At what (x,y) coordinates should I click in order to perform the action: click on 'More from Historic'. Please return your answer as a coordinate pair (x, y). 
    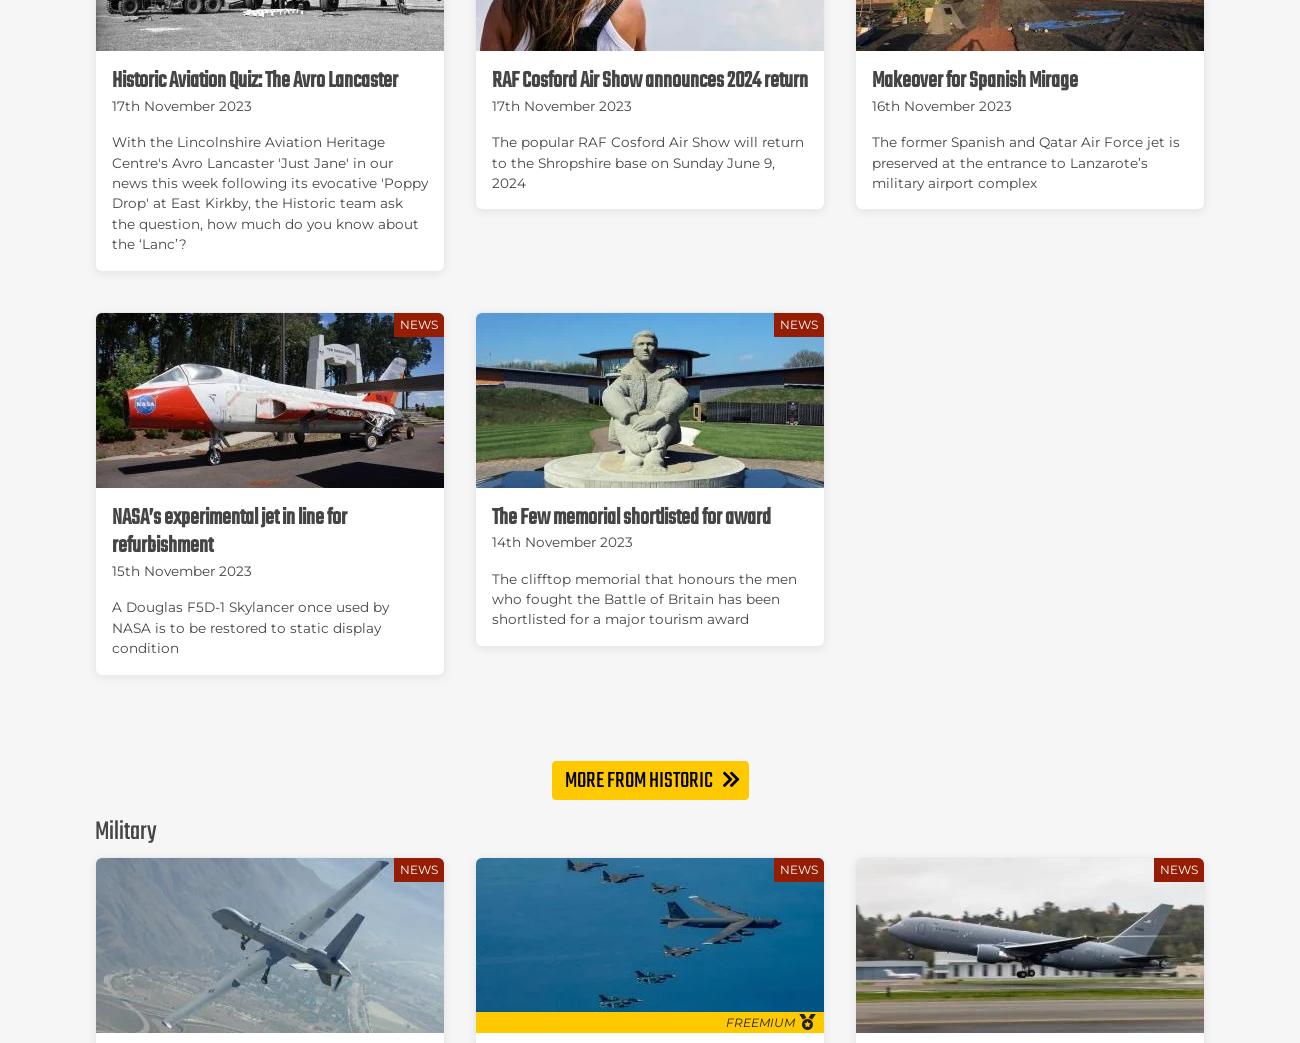
    Looking at the image, I should click on (638, 778).